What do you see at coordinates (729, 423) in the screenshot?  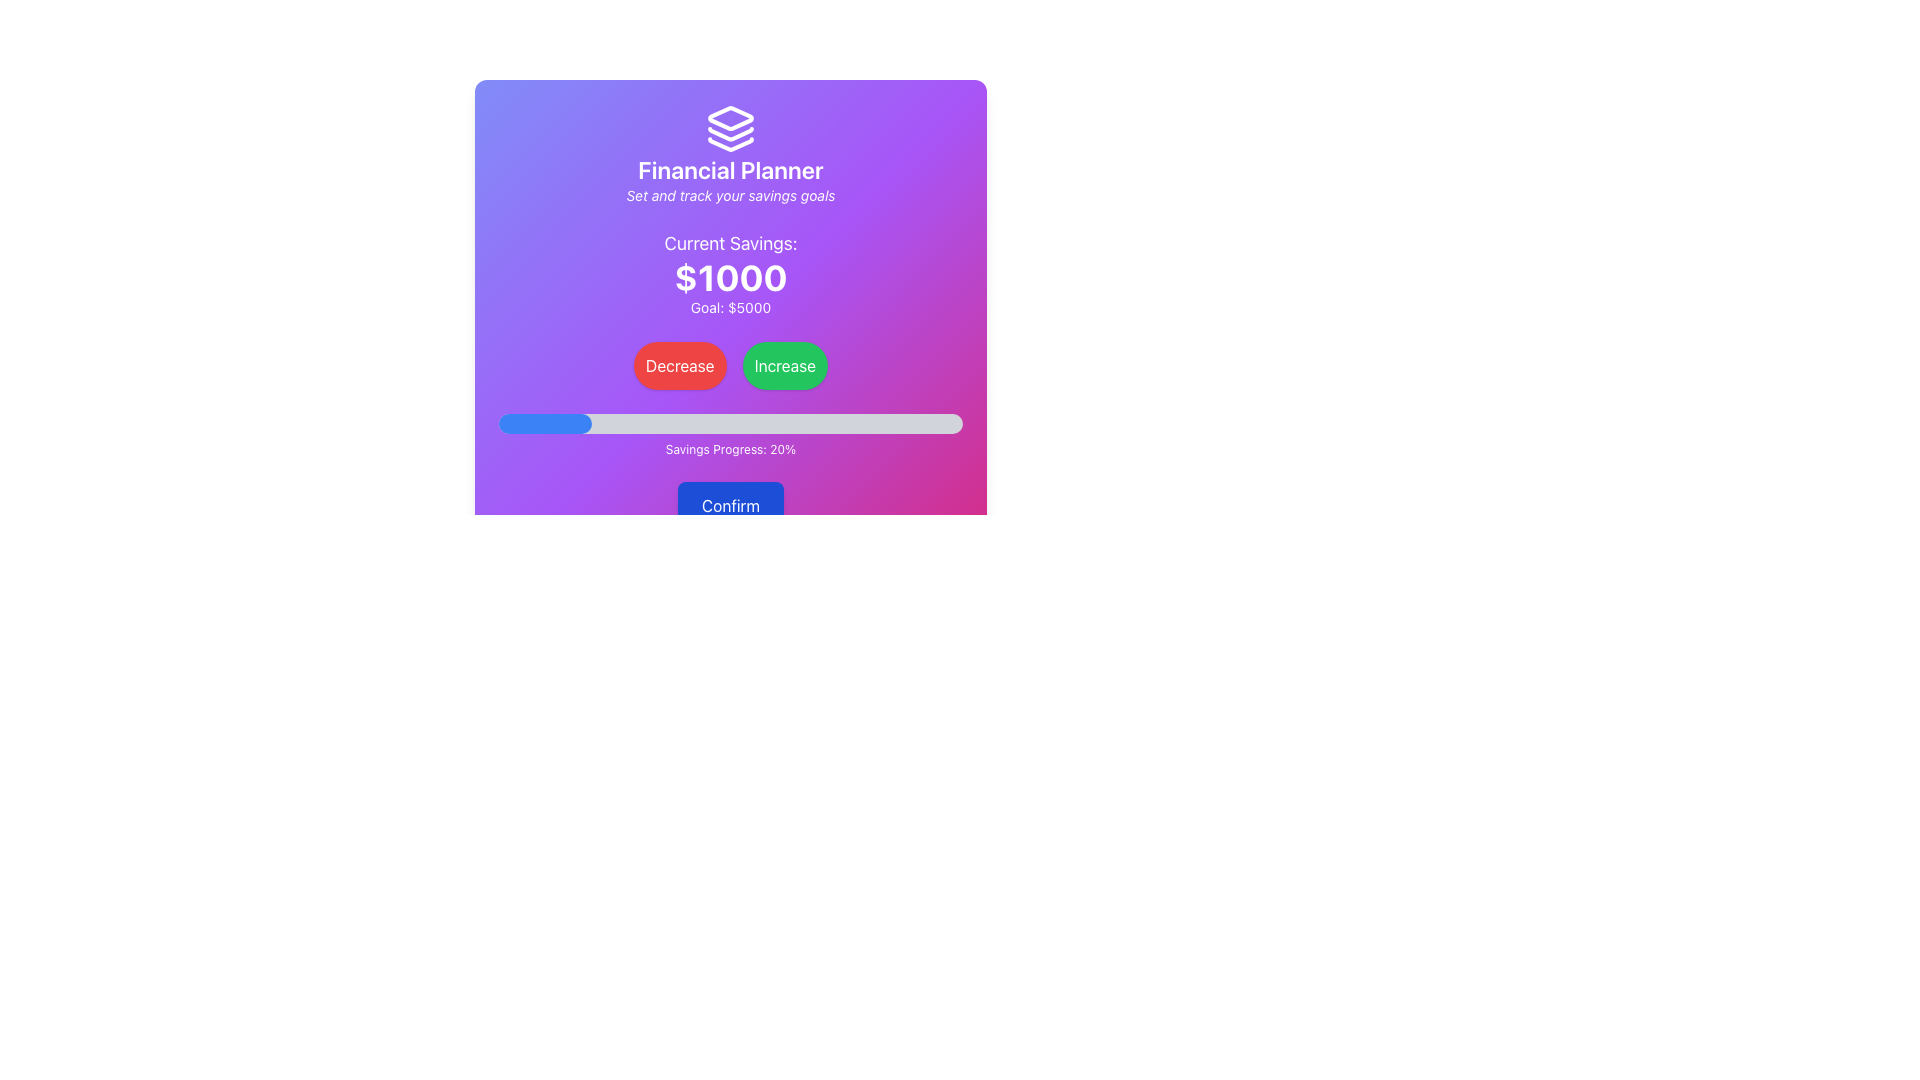 I see `the progress bar that visually represents the savings progress, which is located below the 'Decrease' and 'Increase' buttons and above the label stating 'Savings Progress: 20%'` at bounding box center [729, 423].